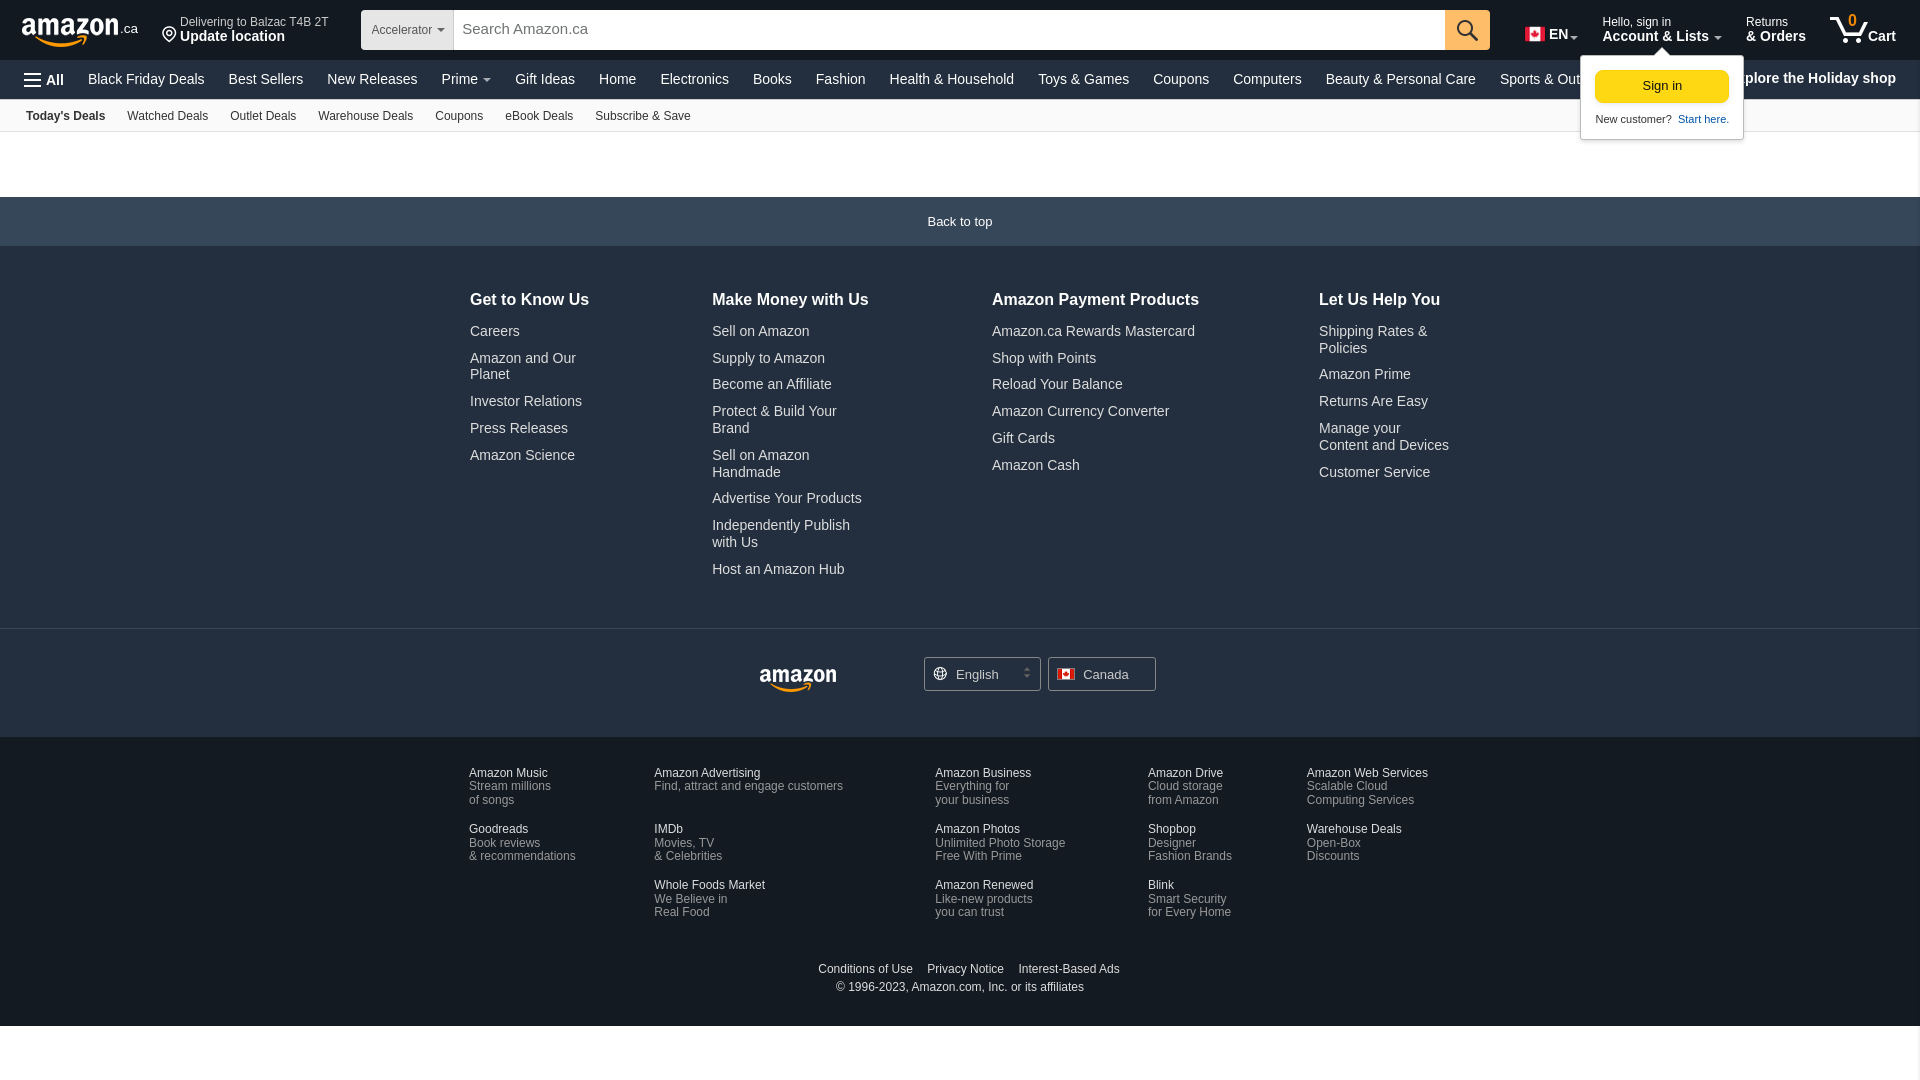 Image resolution: width=1920 pixels, height=1080 pixels. What do you see at coordinates (773, 418) in the screenshot?
I see `'Protect & Build Your Brand'` at bounding box center [773, 418].